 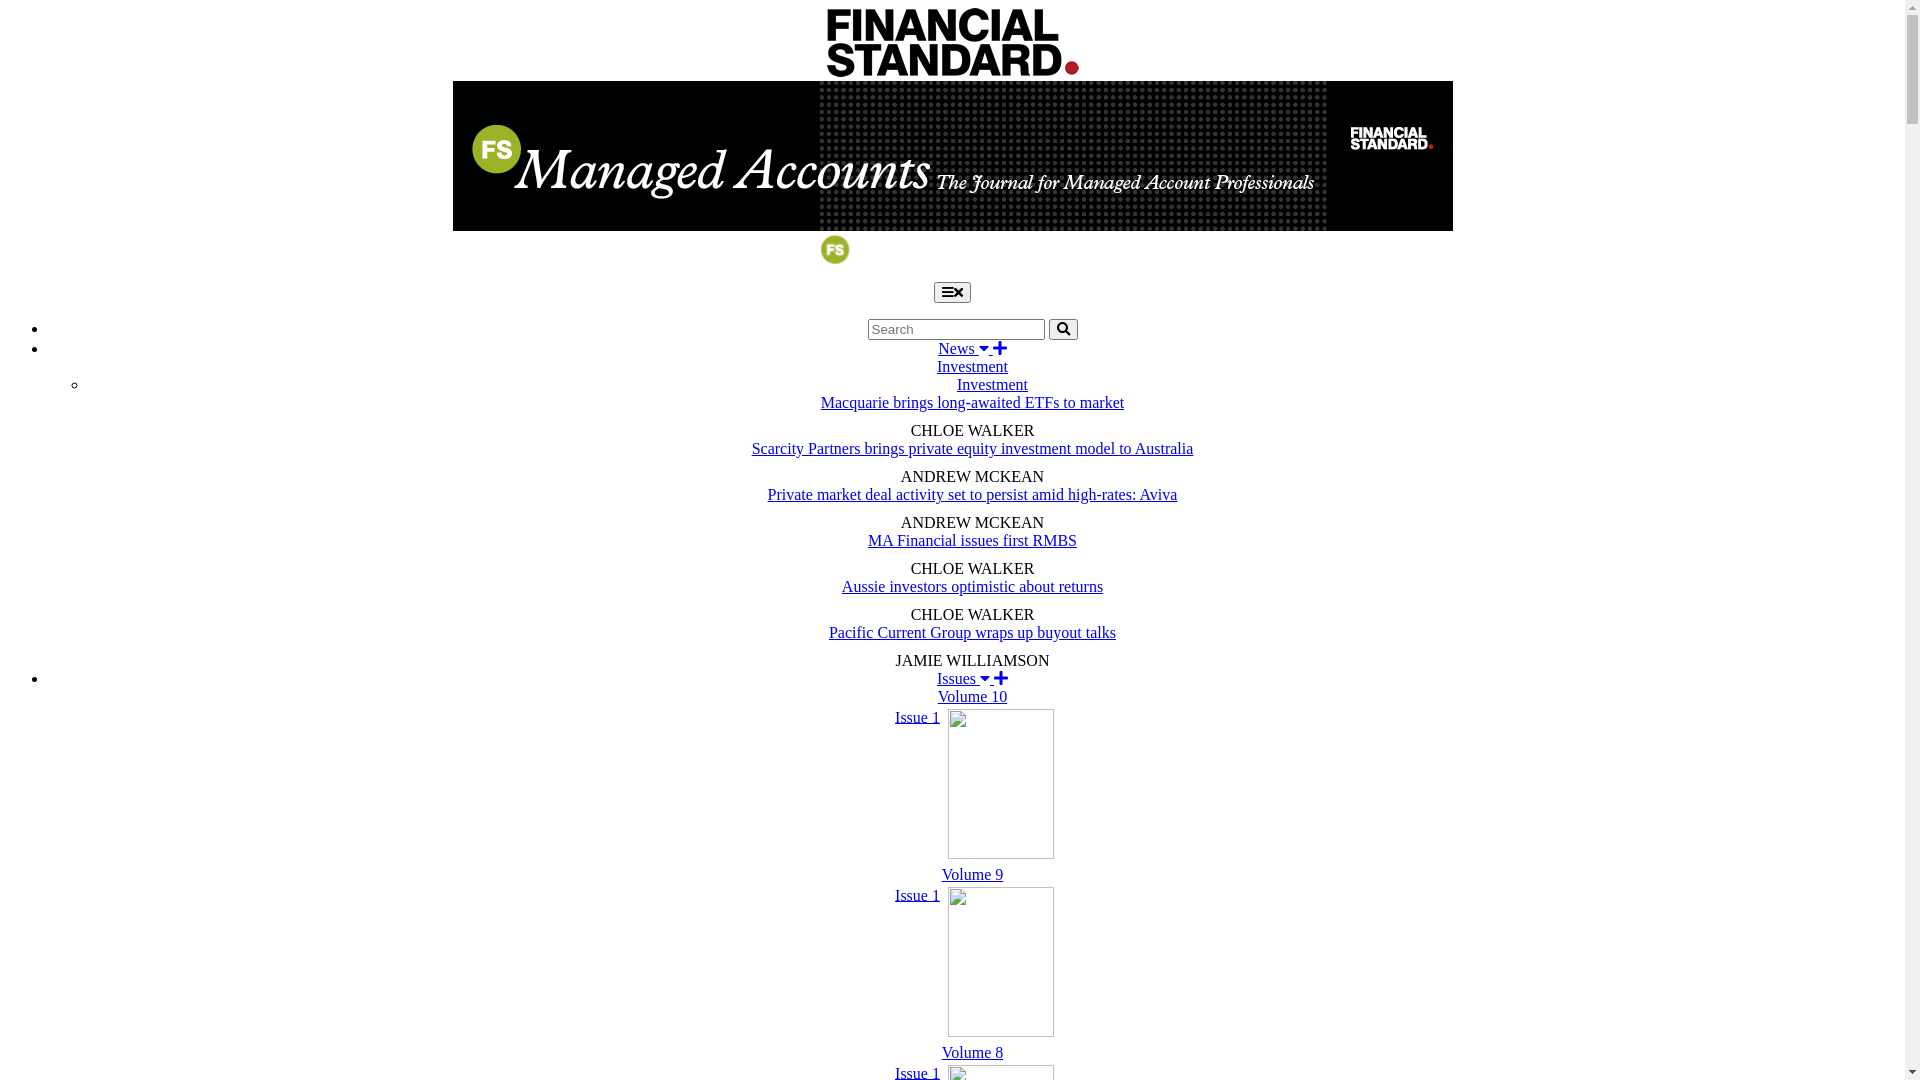 What do you see at coordinates (992, 384) in the screenshot?
I see `'Investment'` at bounding box center [992, 384].